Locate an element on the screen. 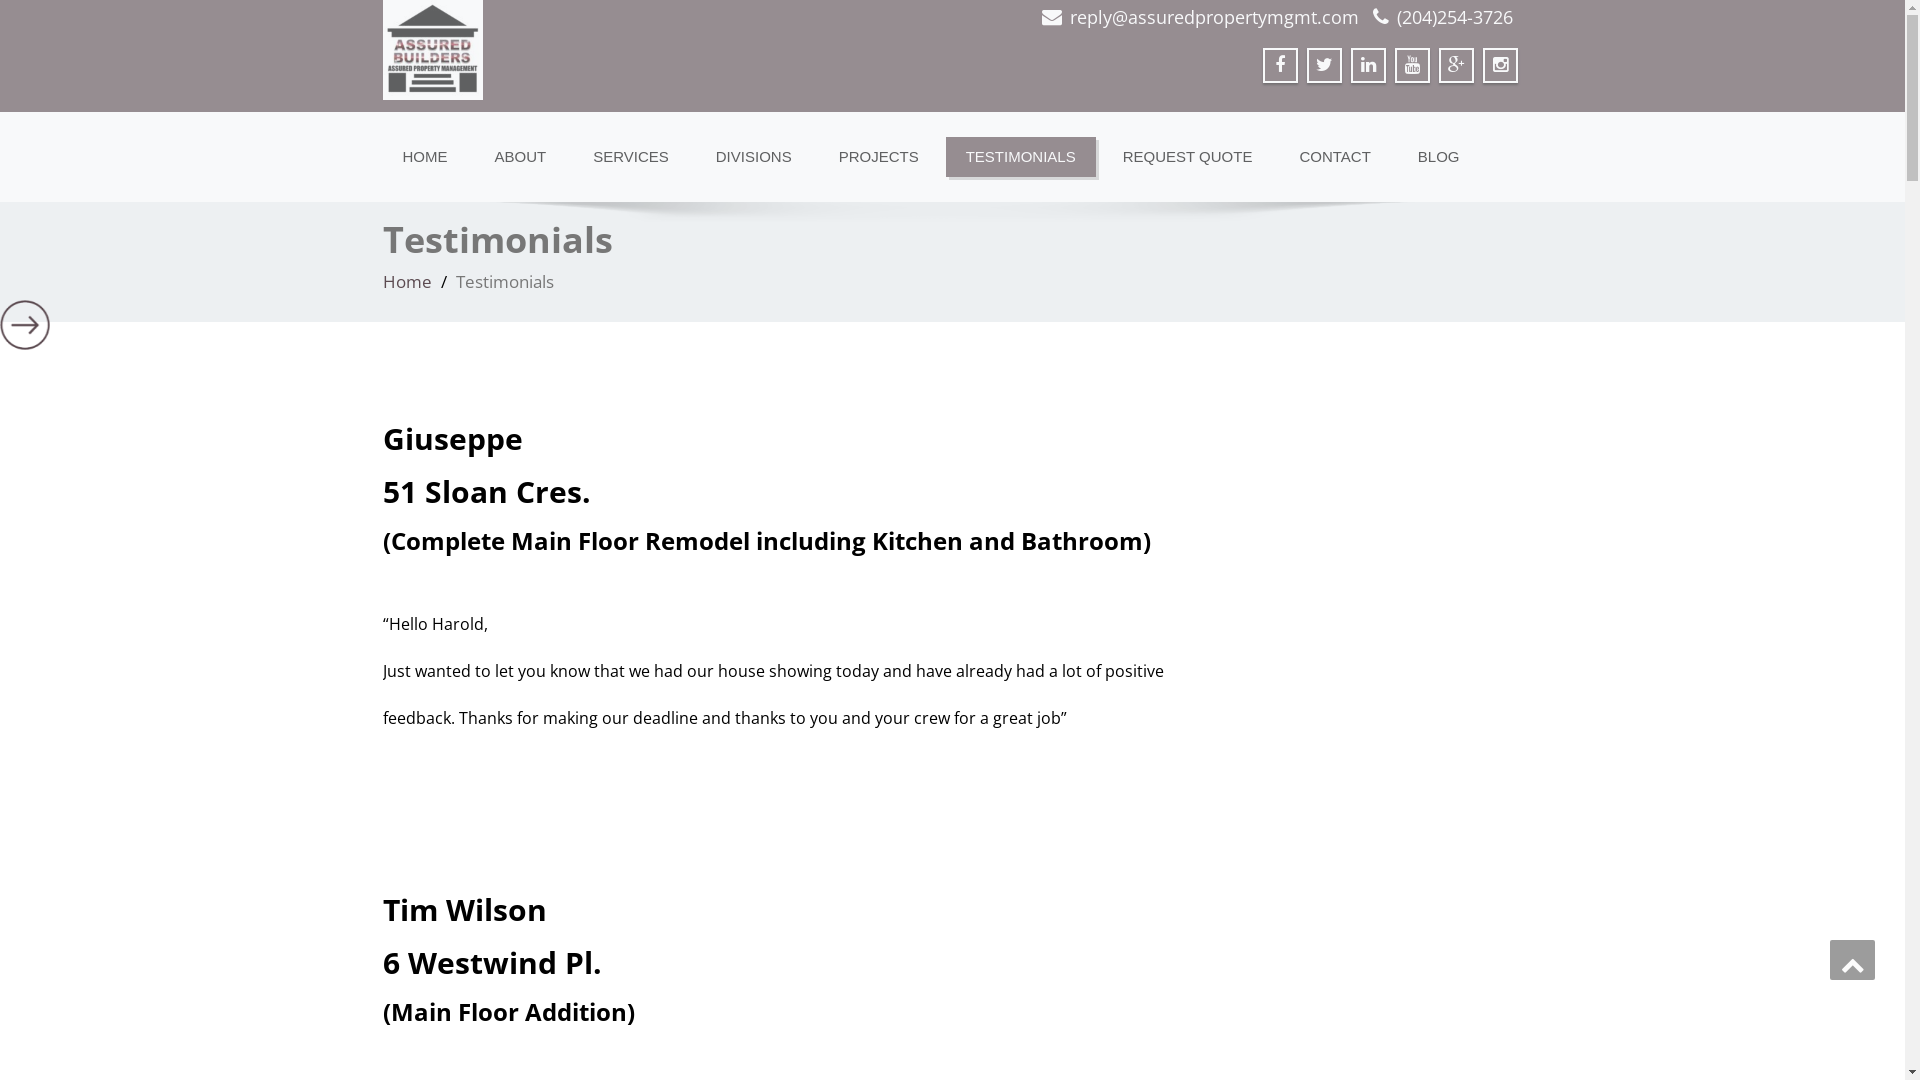 This screenshot has width=1920, height=1080. 'BLOG' is located at coordinates (1438, 156).